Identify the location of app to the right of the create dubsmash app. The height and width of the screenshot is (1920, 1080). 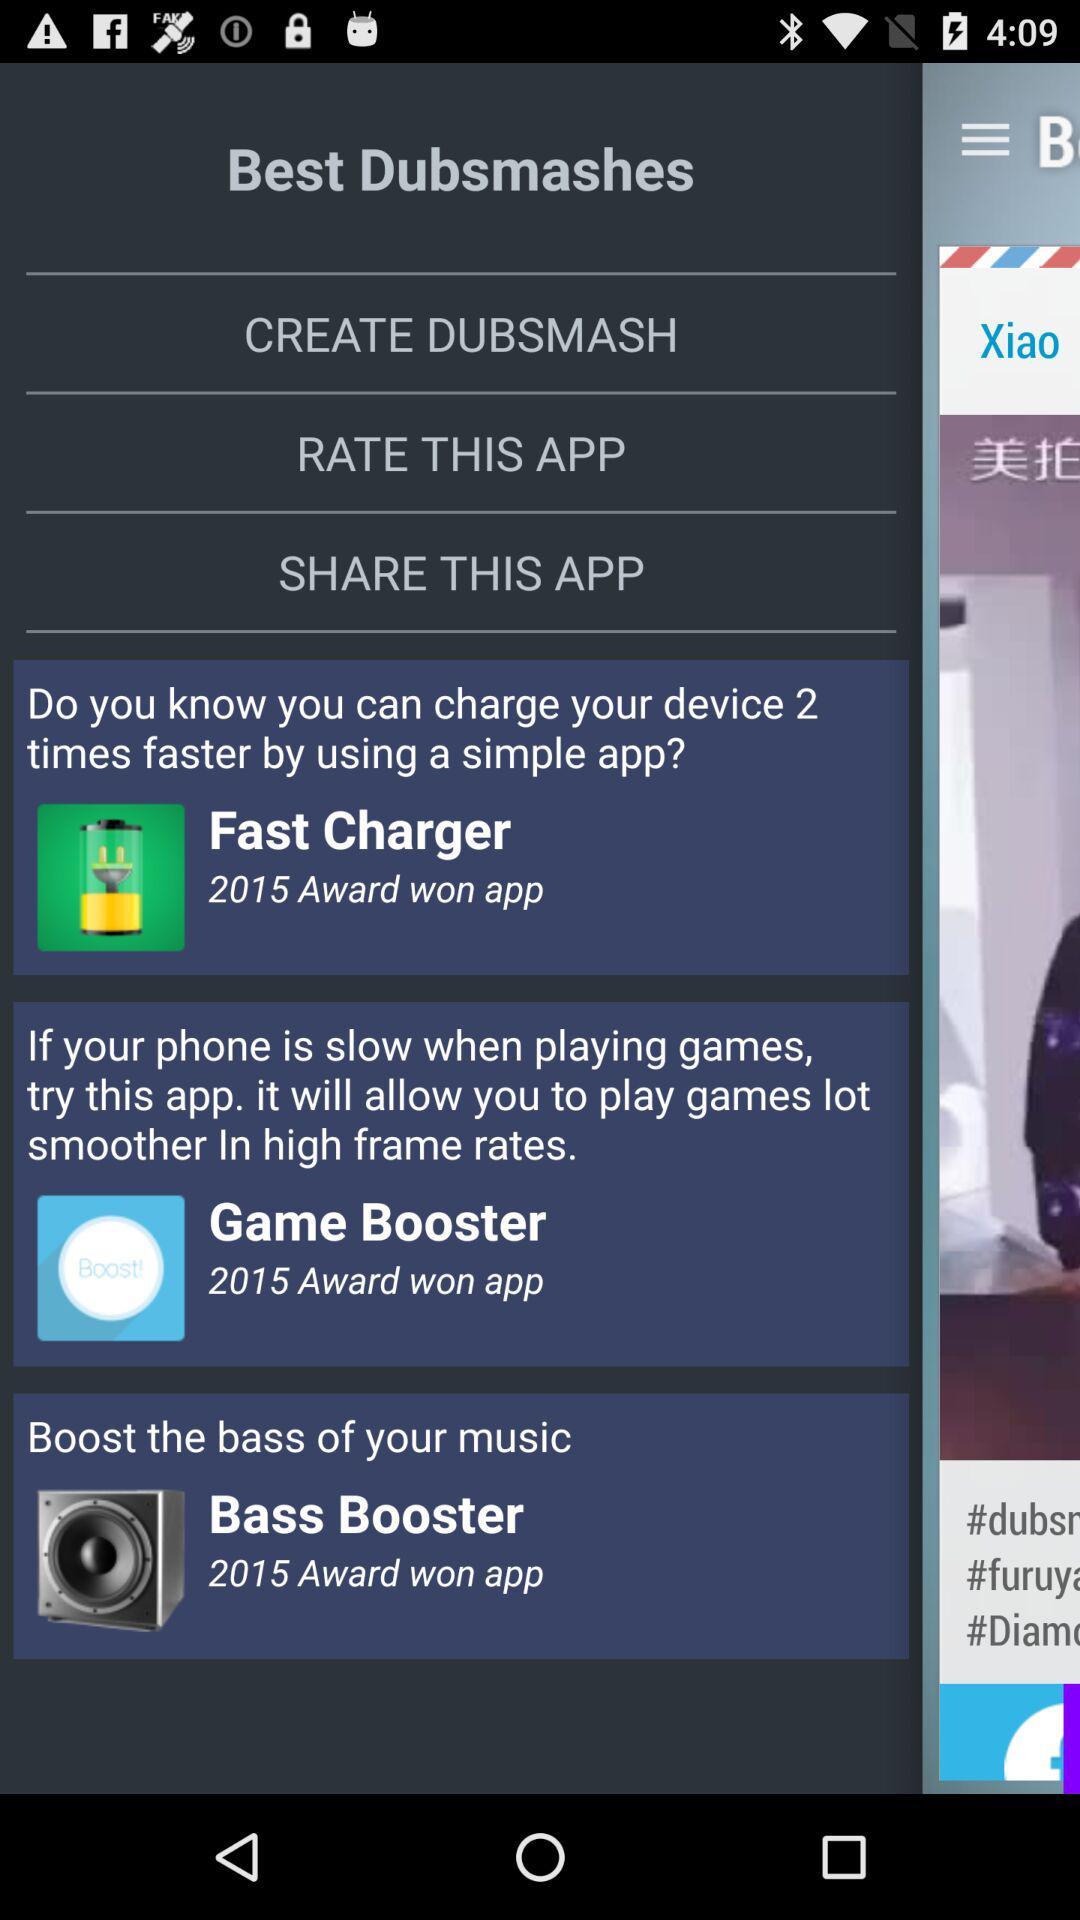
(1009, 339).